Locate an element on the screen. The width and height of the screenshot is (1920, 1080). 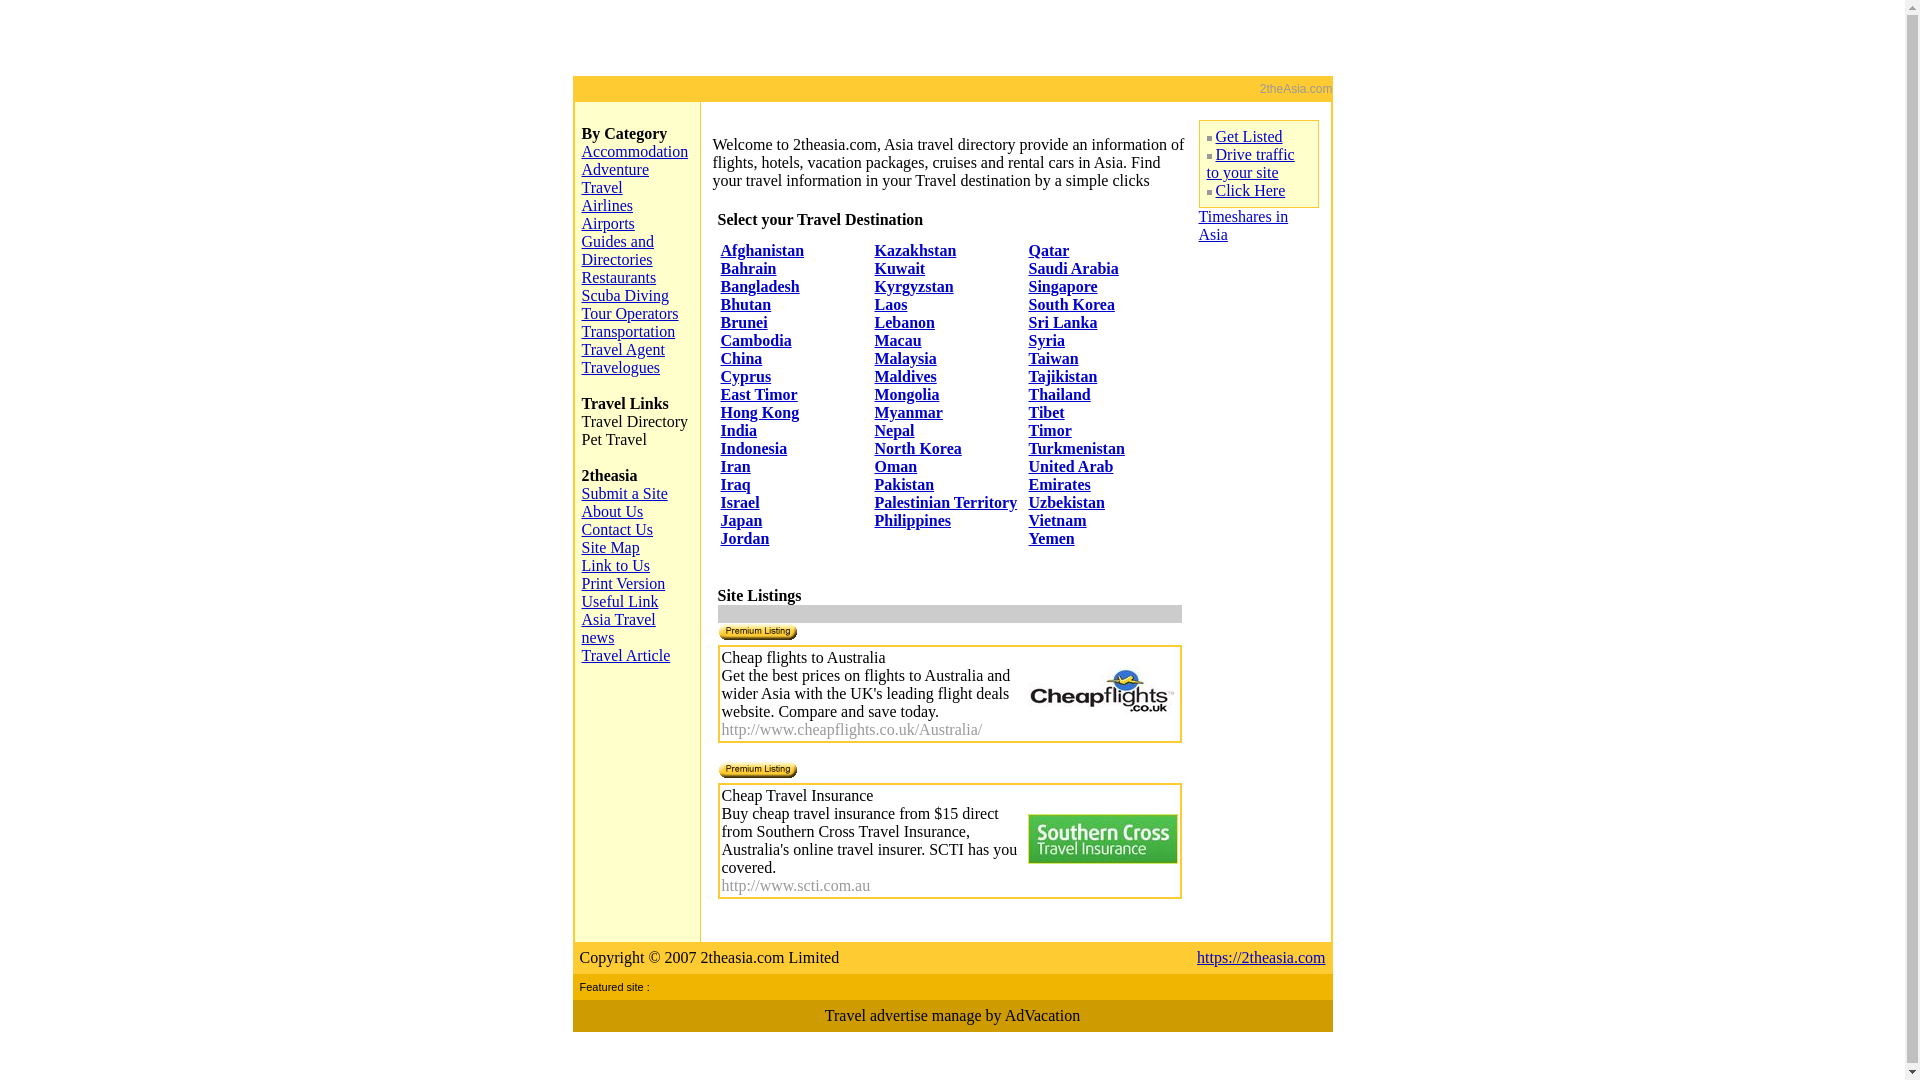
'Sri Lanka' is located at coordinates (1061, 321).